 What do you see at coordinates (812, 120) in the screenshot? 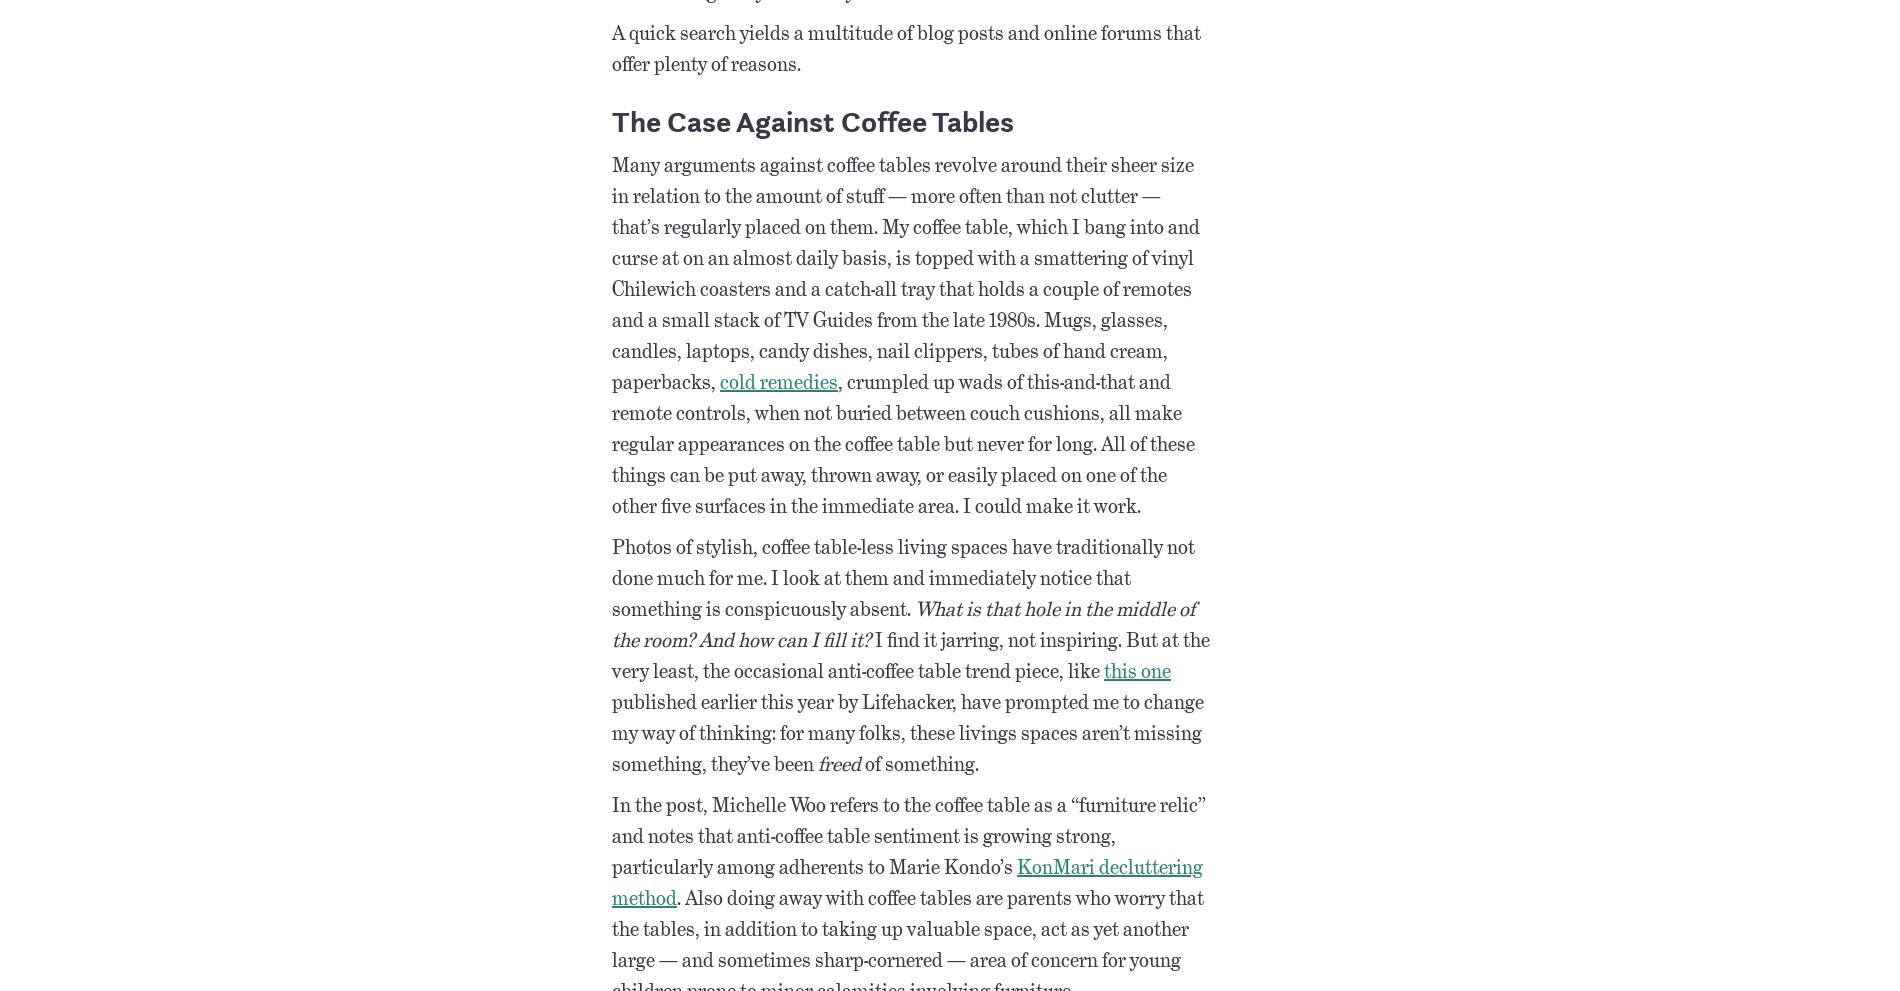
I see `'The Case Against Coffee Tables'` at bounding box center [812, 120].